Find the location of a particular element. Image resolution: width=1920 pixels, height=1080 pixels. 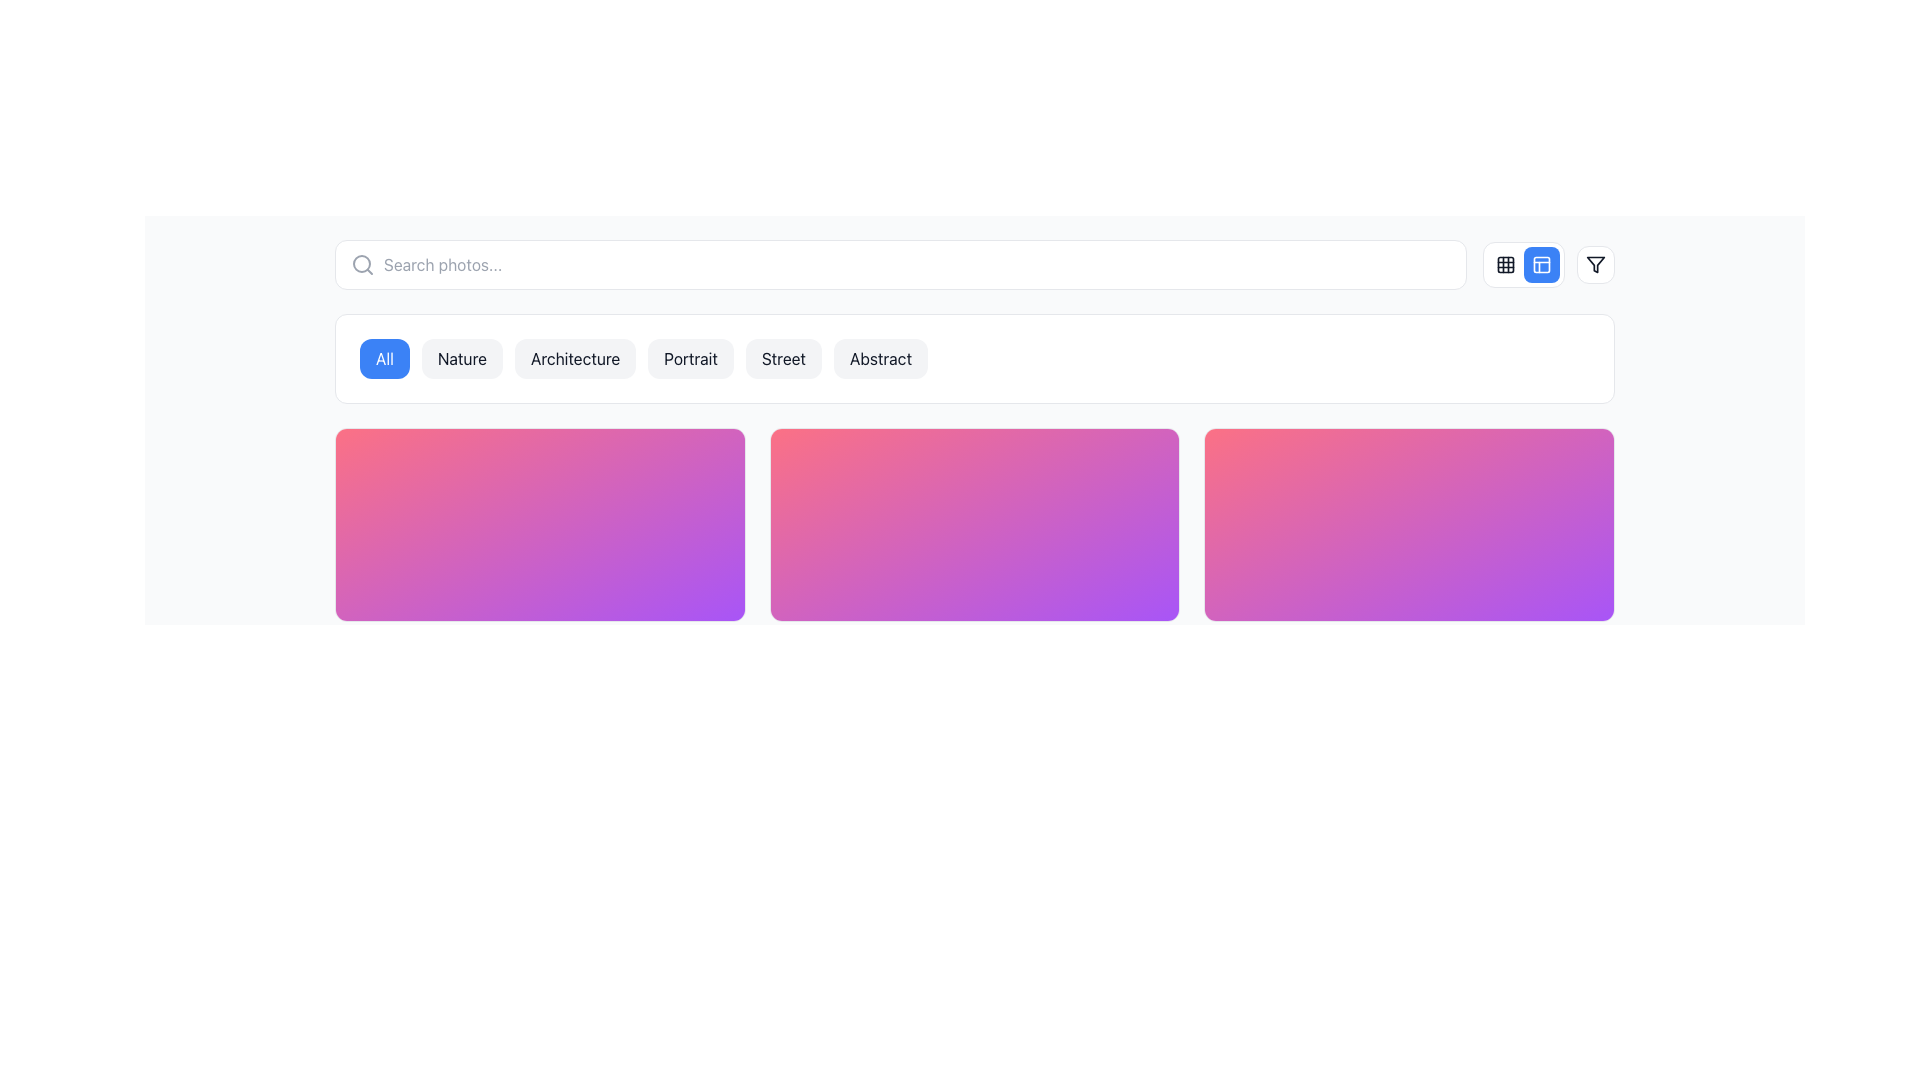

the 'Portrait' button, which is the fourth button from the left in a row of six, to trigger a visual change is located at coordinates (691, 357).